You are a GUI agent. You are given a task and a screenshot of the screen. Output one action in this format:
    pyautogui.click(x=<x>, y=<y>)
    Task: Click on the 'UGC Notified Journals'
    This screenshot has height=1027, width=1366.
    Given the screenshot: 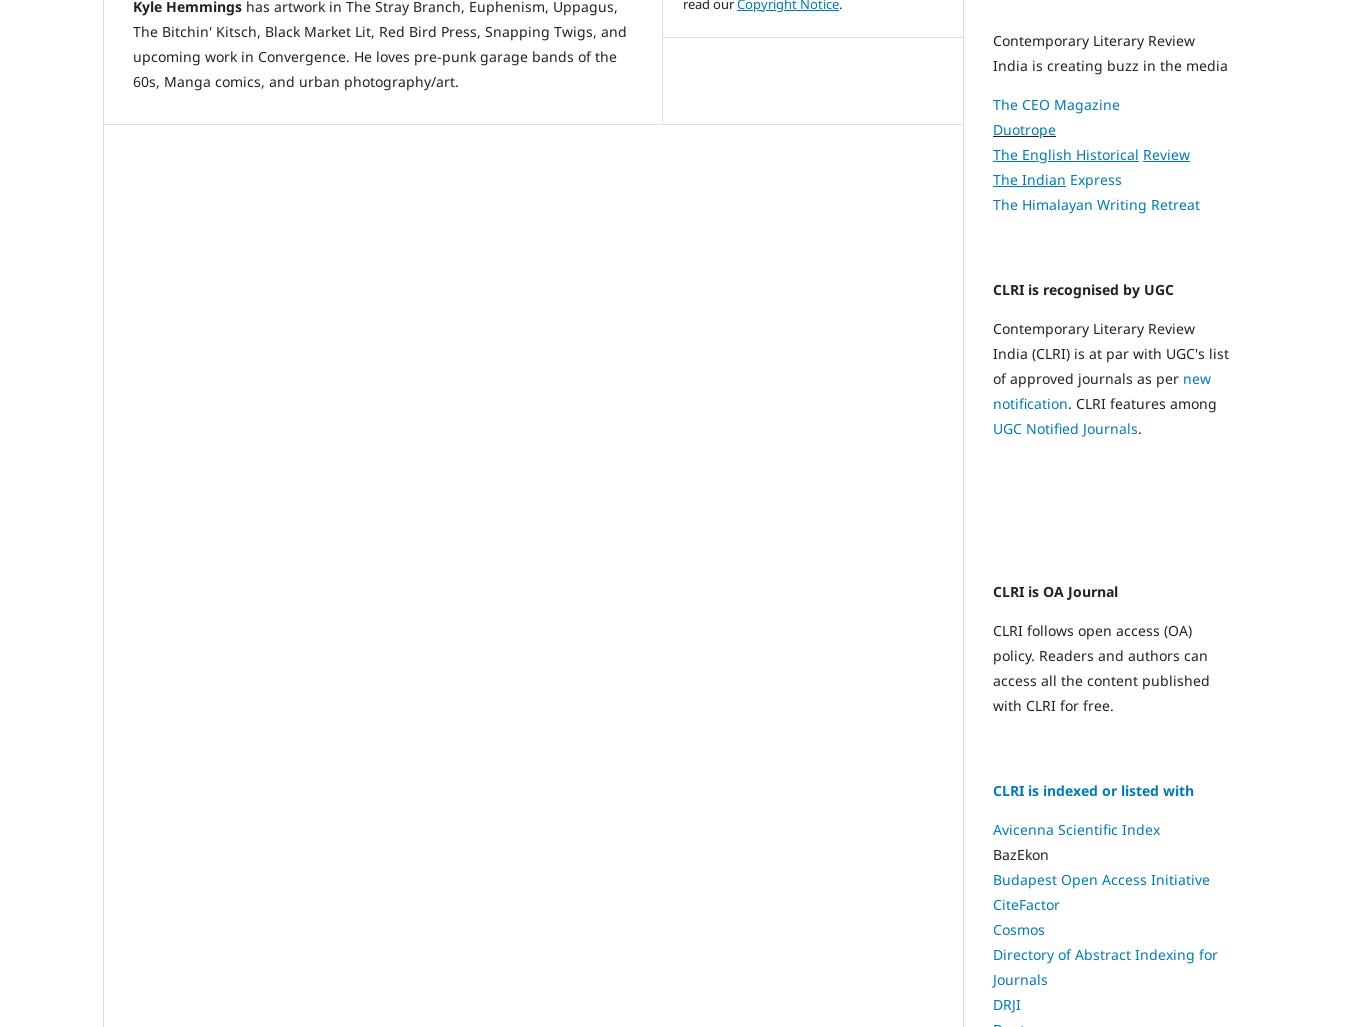 What is the action you would take?
    pyautogui.click(x=1064, y=427)
    